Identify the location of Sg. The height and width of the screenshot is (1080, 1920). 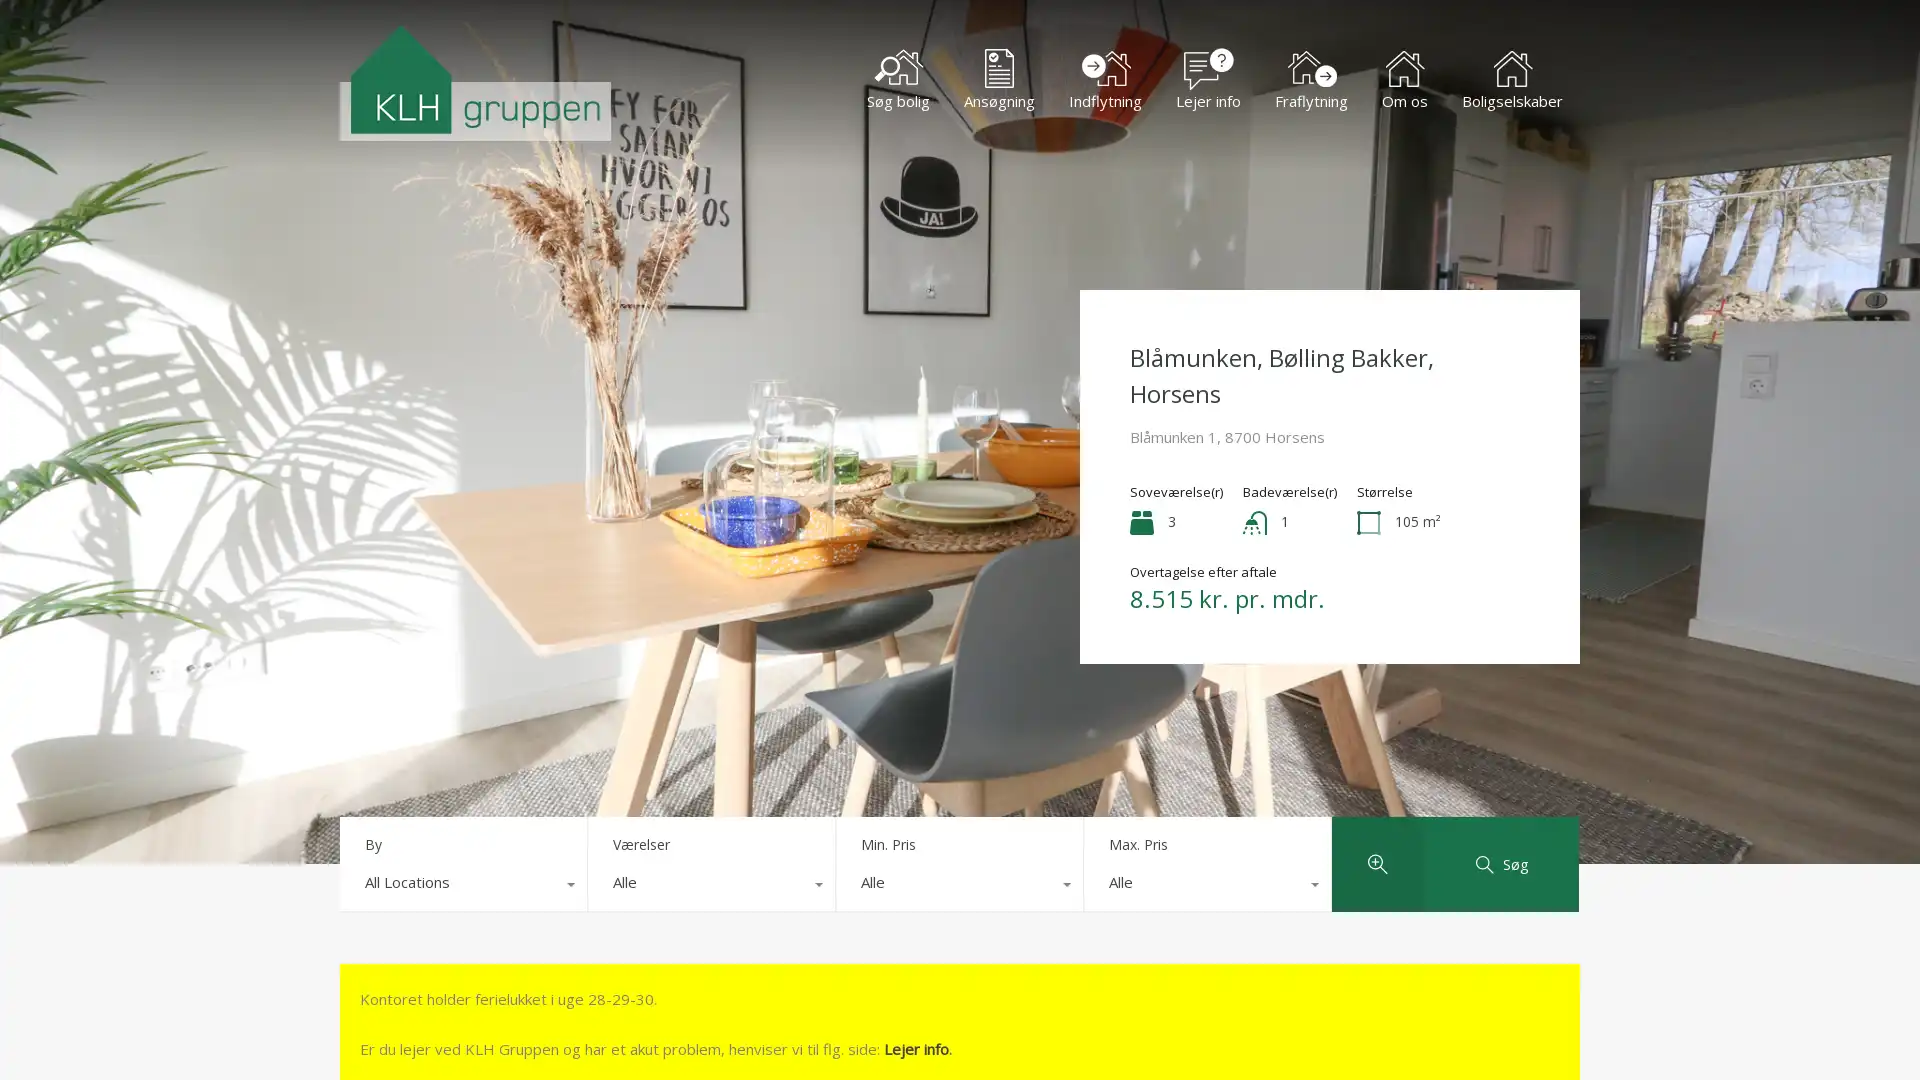
(1501, 863).